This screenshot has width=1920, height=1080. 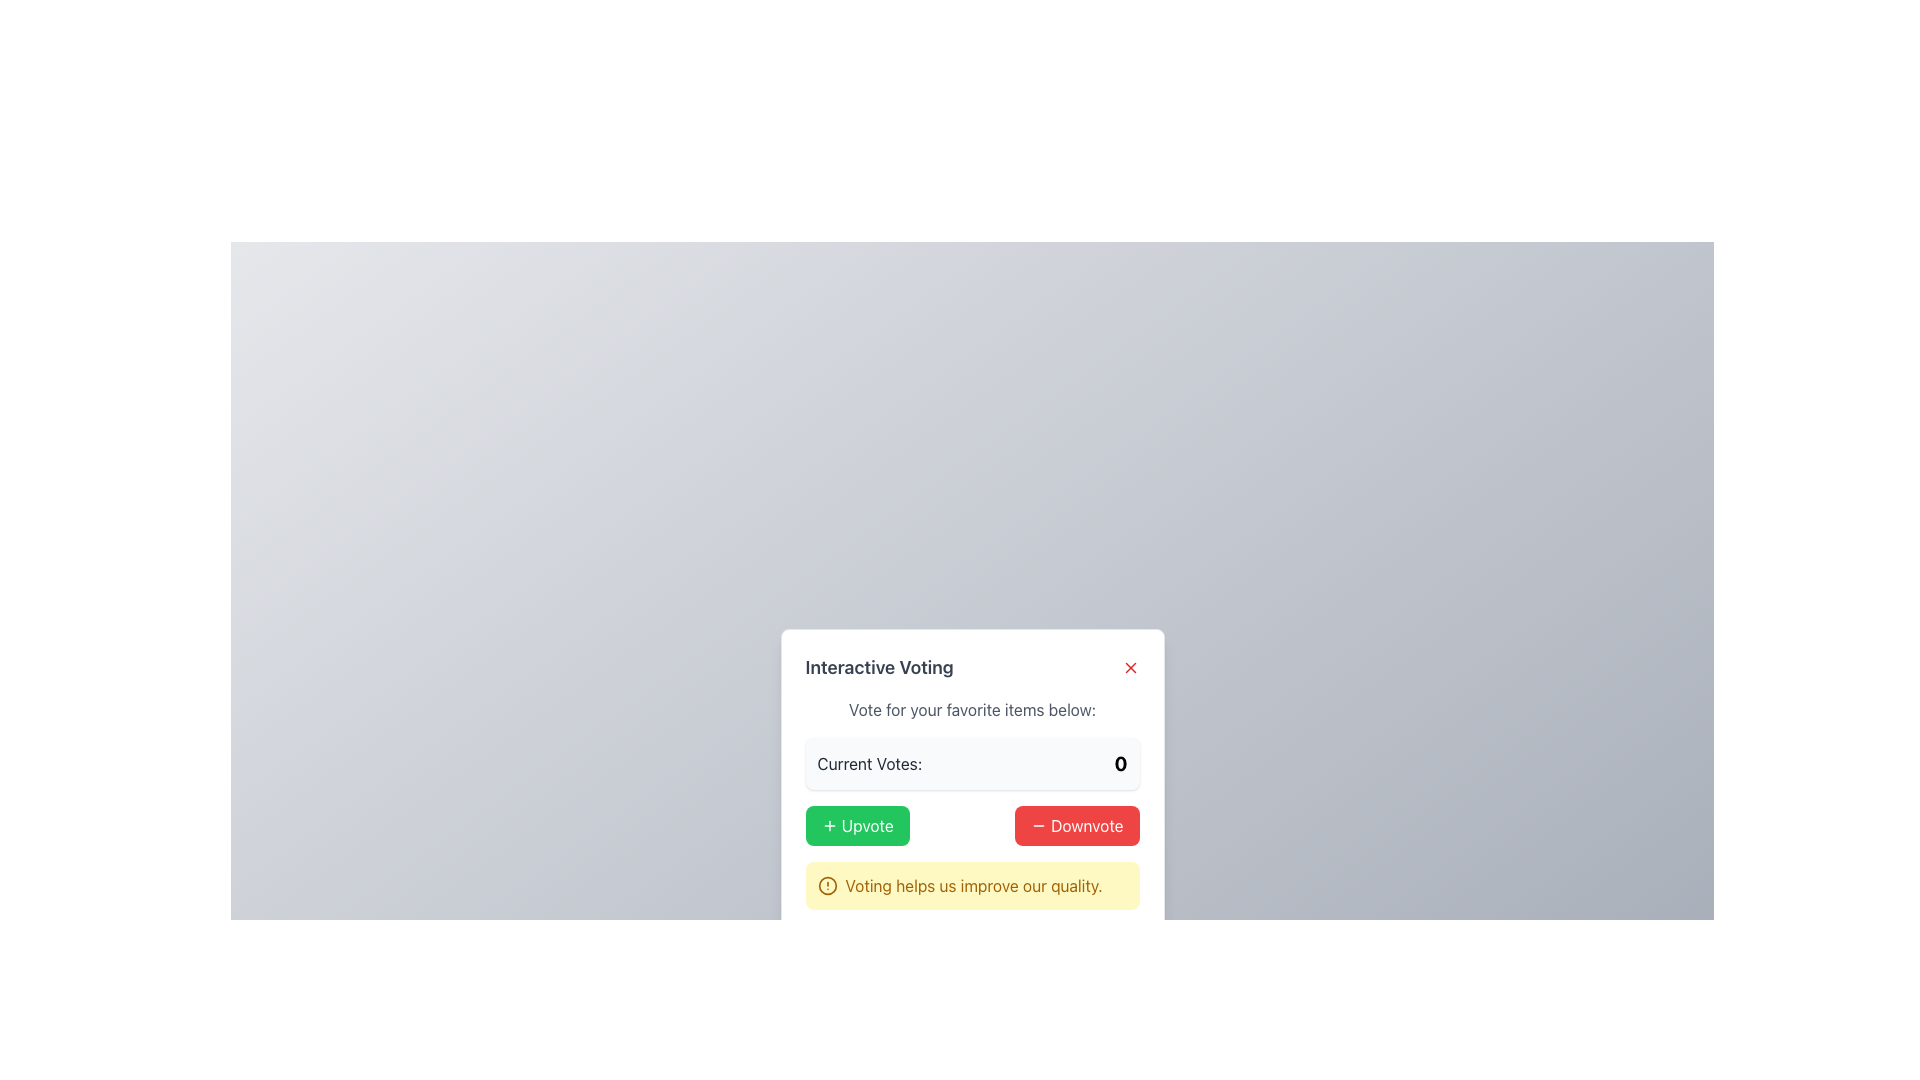 I want to click on the Close button located in the top-right corner of the voting interface, so click(x=1130, y=667).